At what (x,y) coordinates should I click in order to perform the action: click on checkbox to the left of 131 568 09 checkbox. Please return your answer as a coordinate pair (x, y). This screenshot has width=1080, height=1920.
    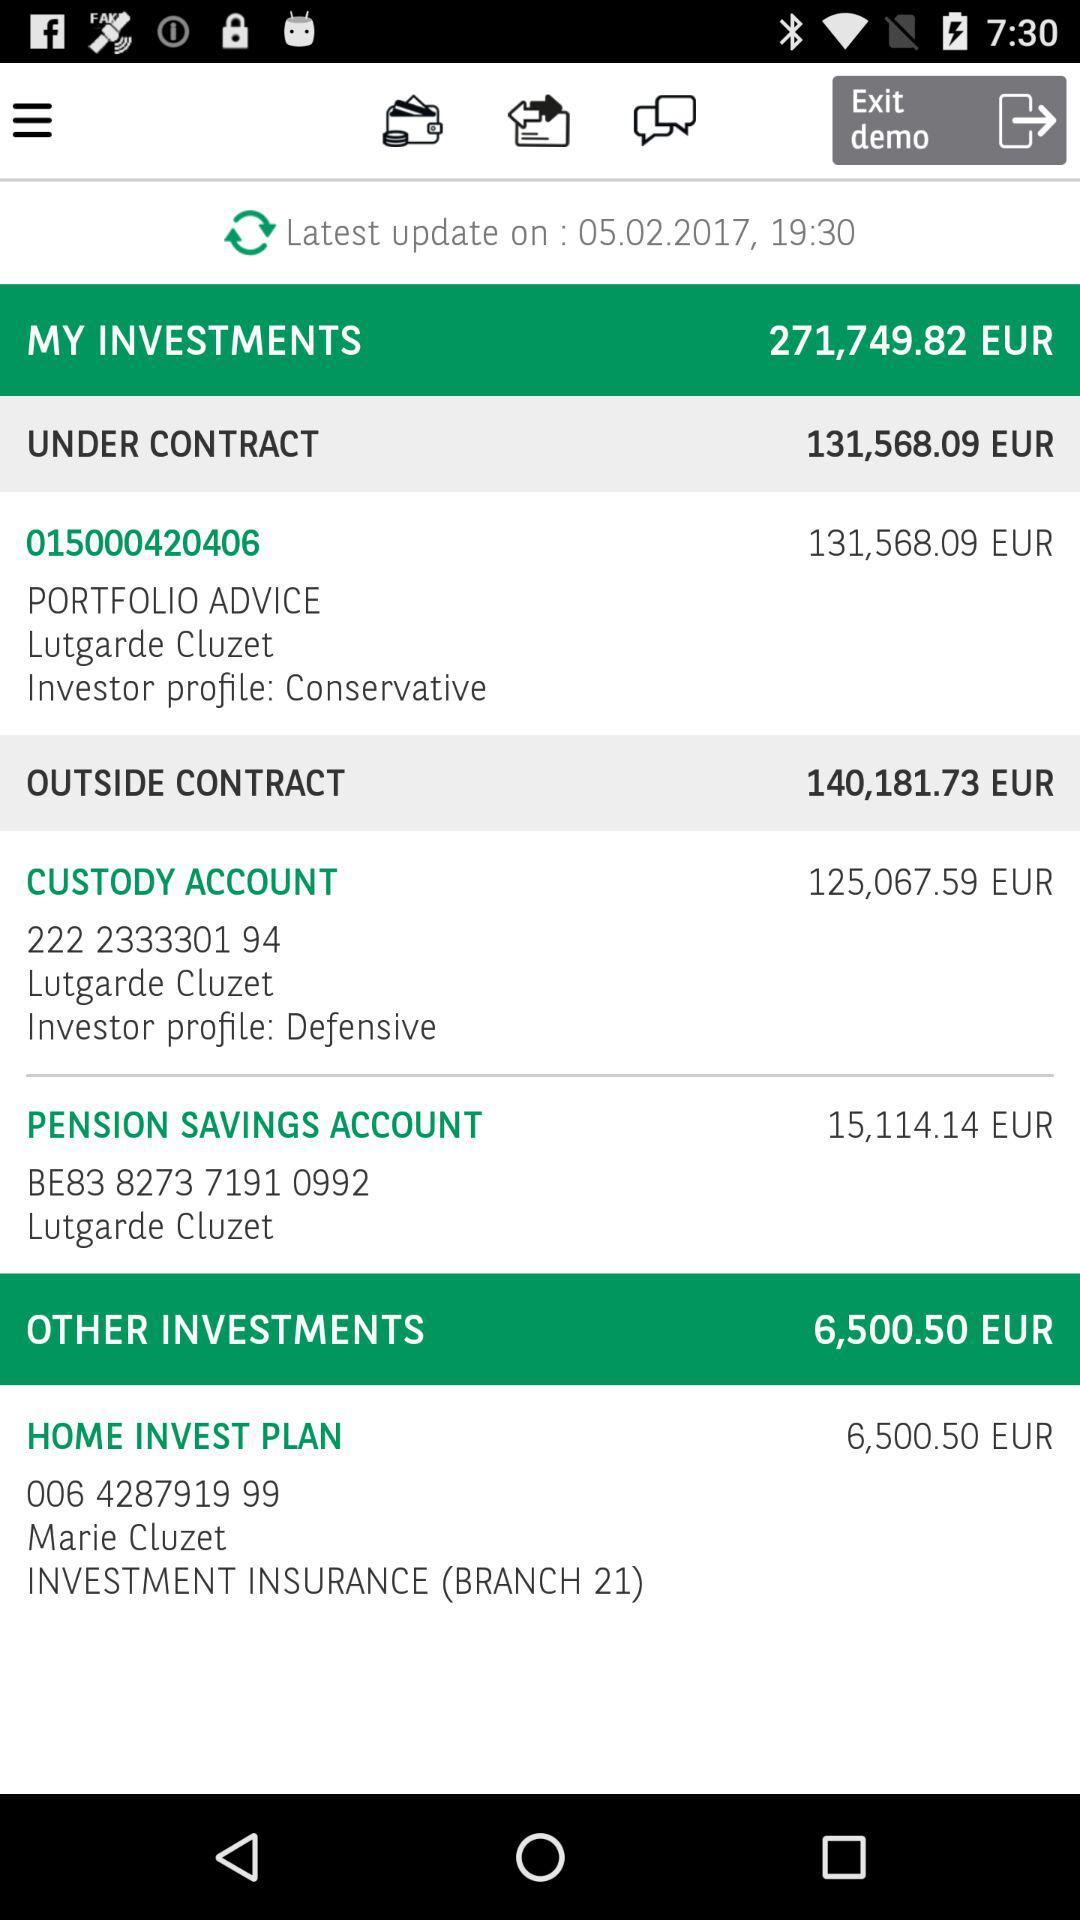
    Looking at the image, I should click on (403, 543).